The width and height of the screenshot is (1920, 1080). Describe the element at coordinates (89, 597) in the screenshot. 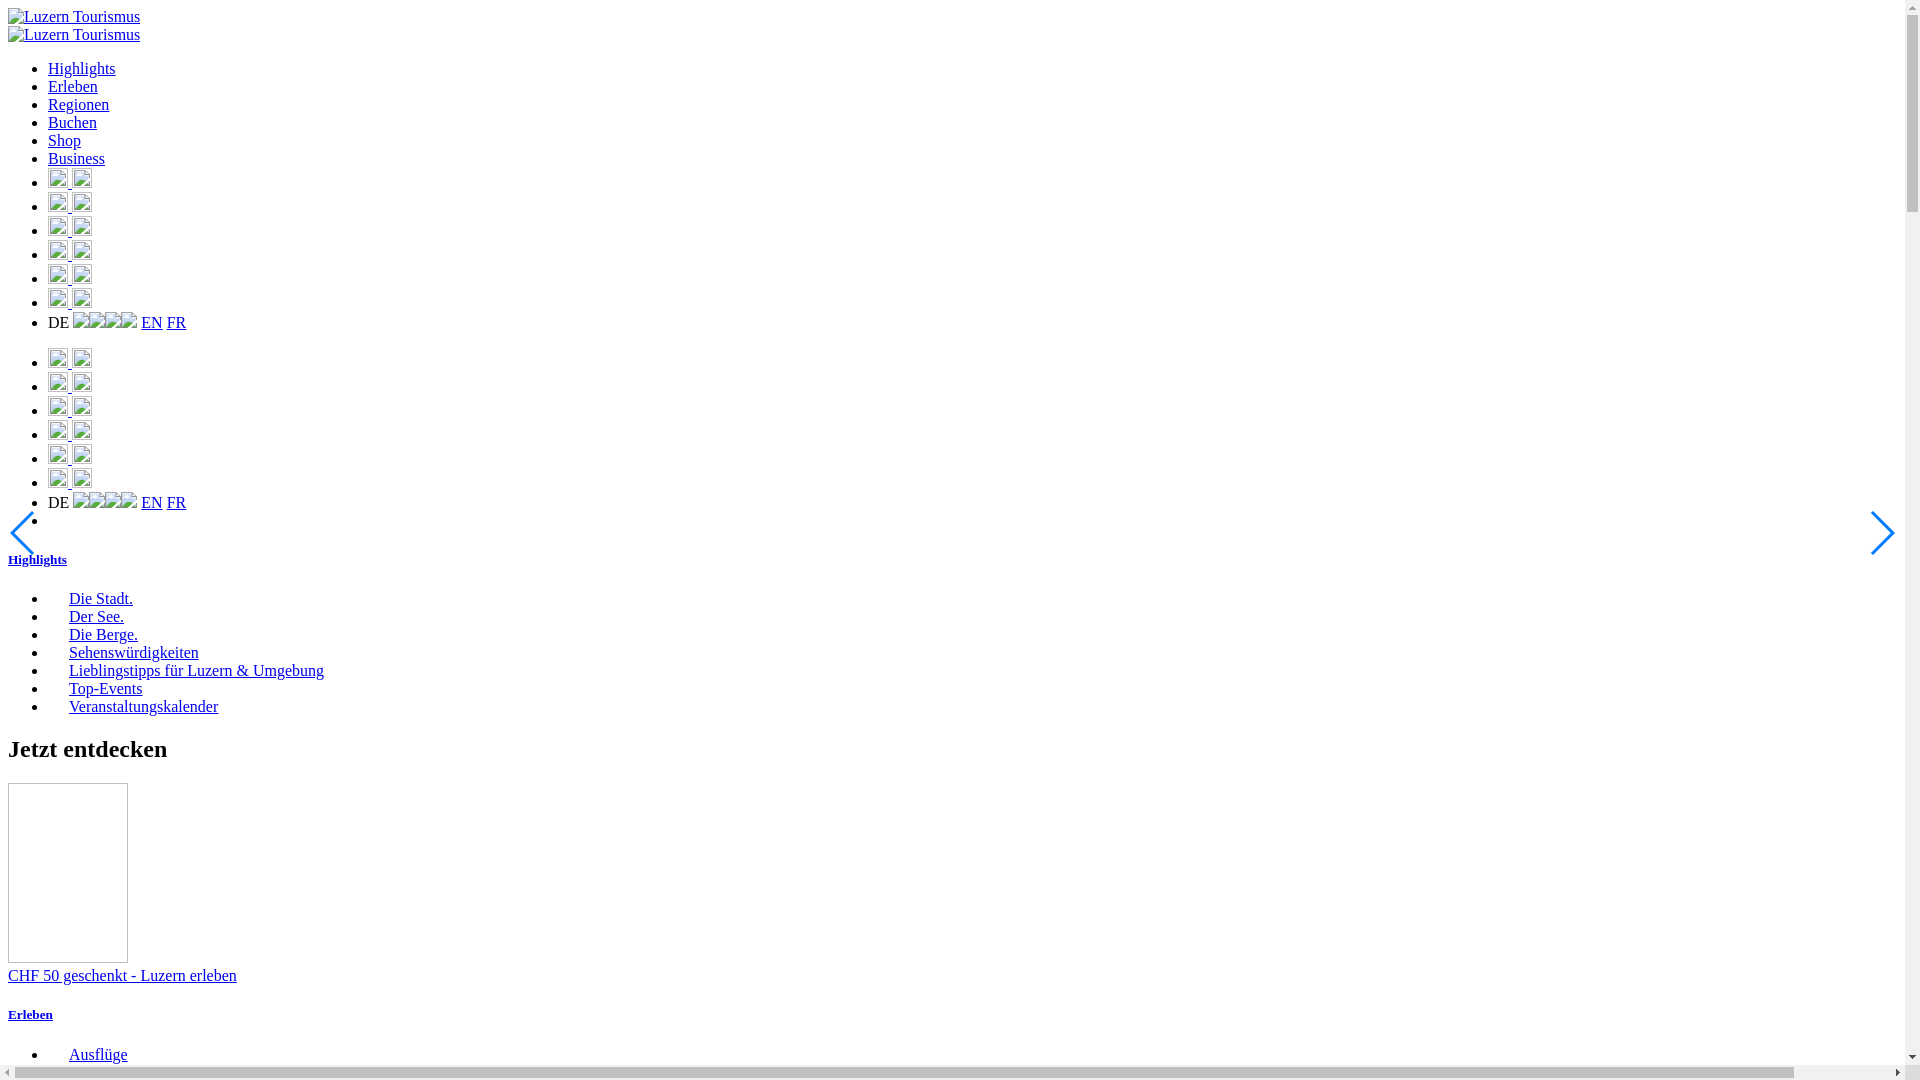

I see `'Die Stadt.'` at that location.